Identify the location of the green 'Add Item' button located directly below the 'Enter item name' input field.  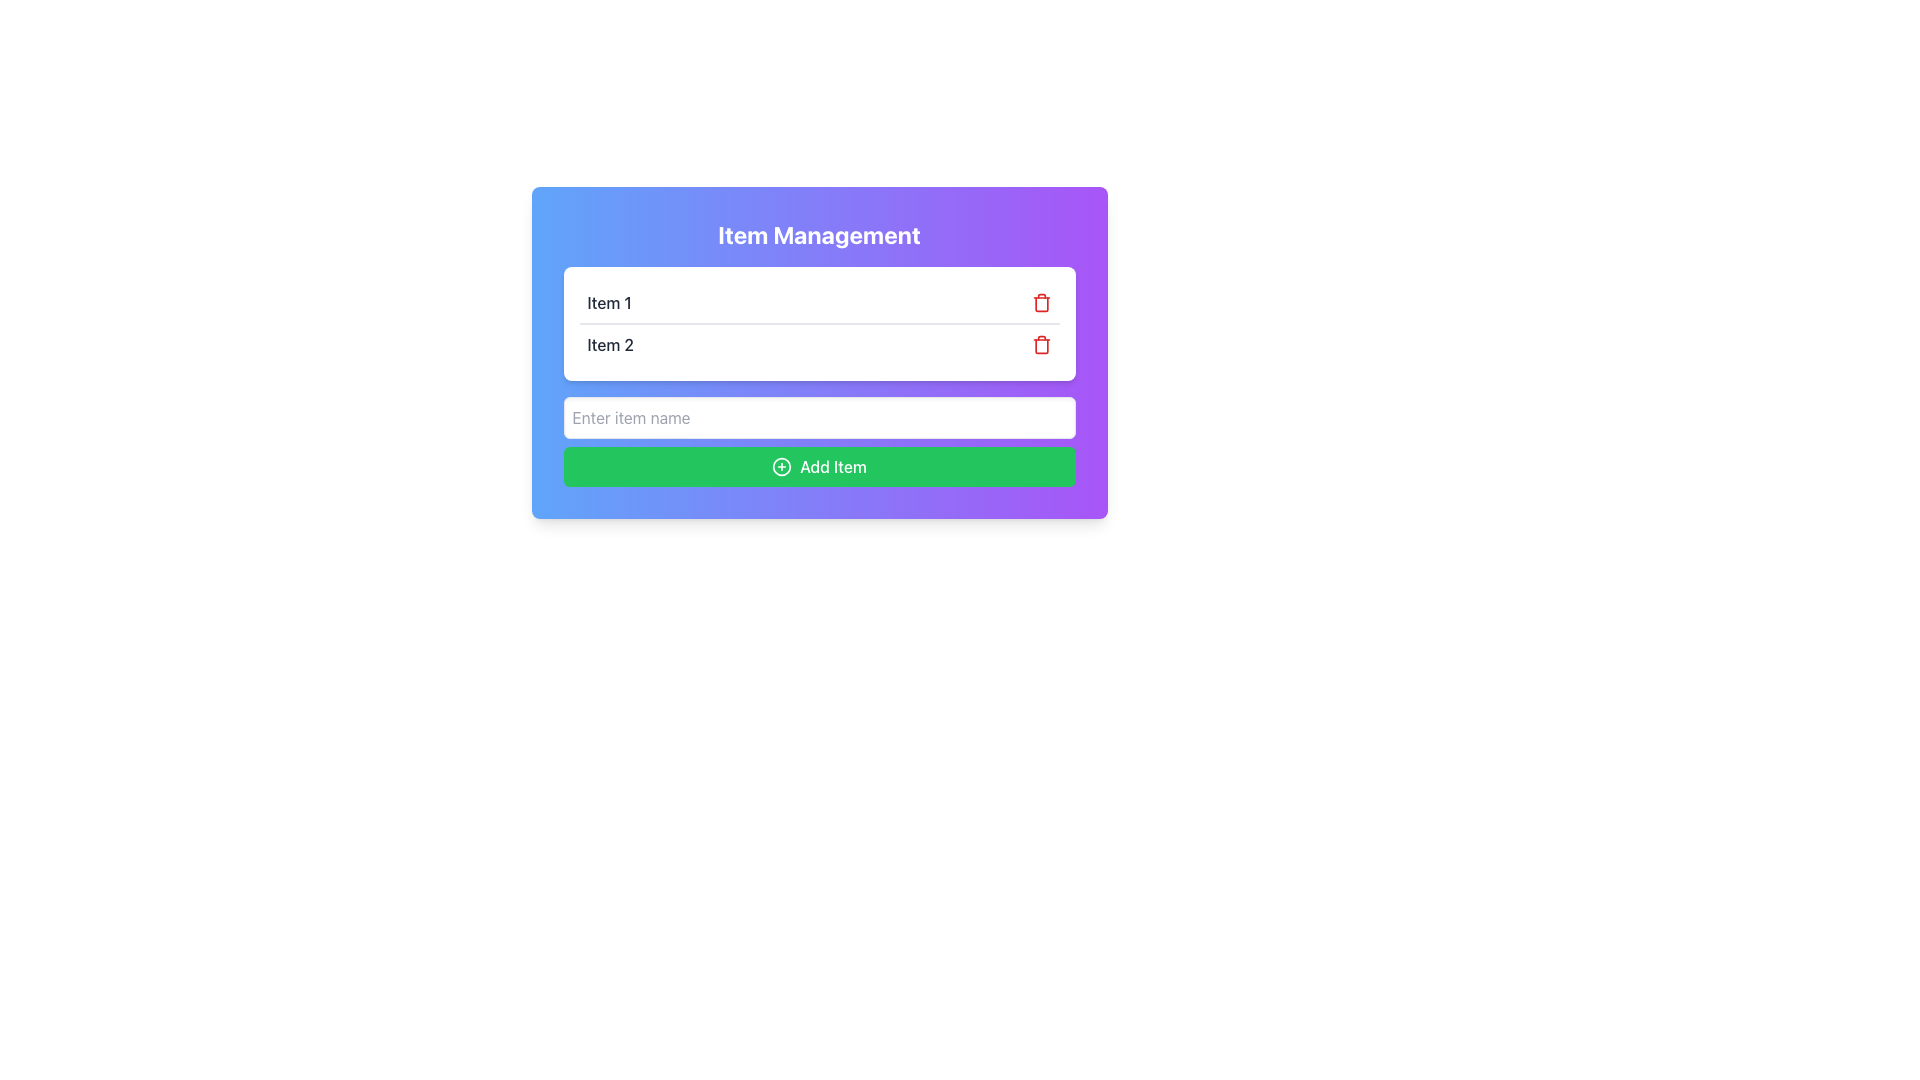
(819, 466).